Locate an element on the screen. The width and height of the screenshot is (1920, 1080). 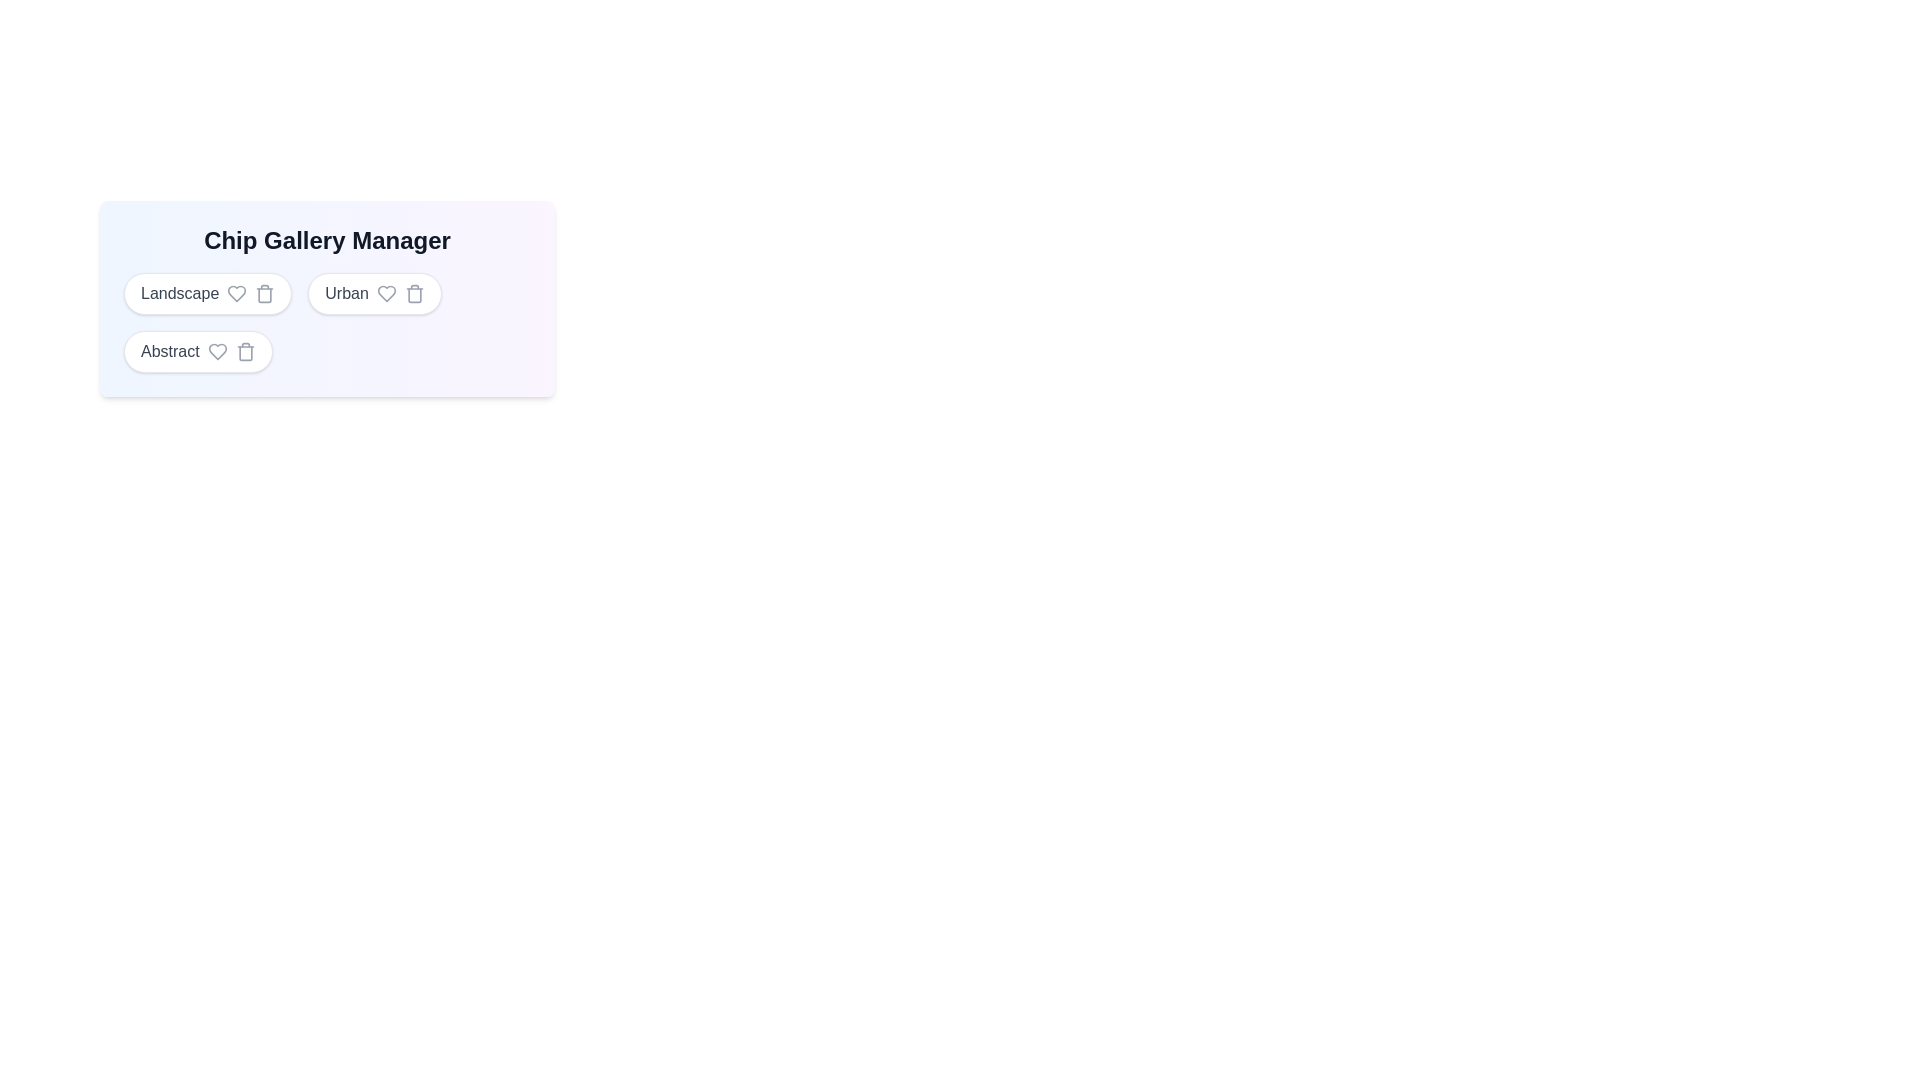
the trash icon next to the chip labeled Abstract is located at coordinates (244, 350).